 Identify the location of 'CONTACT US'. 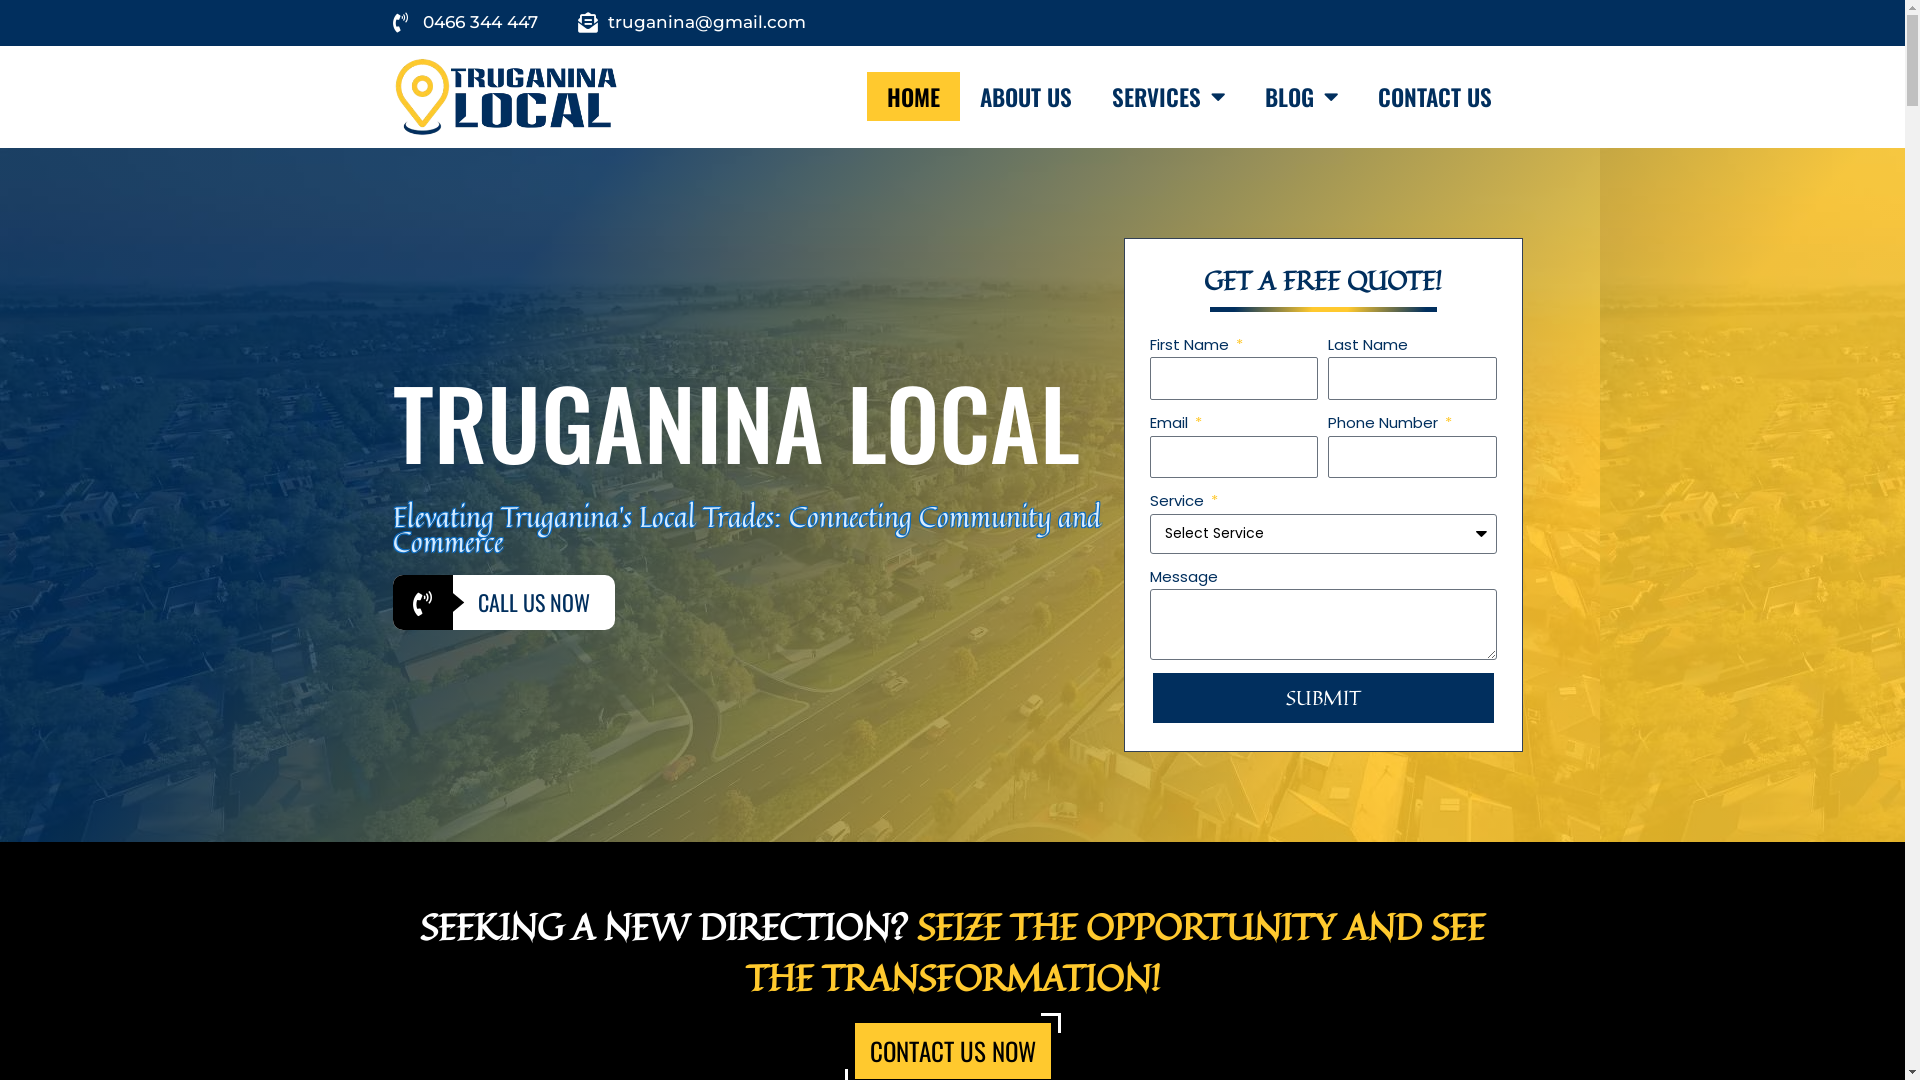
(1434, 96).